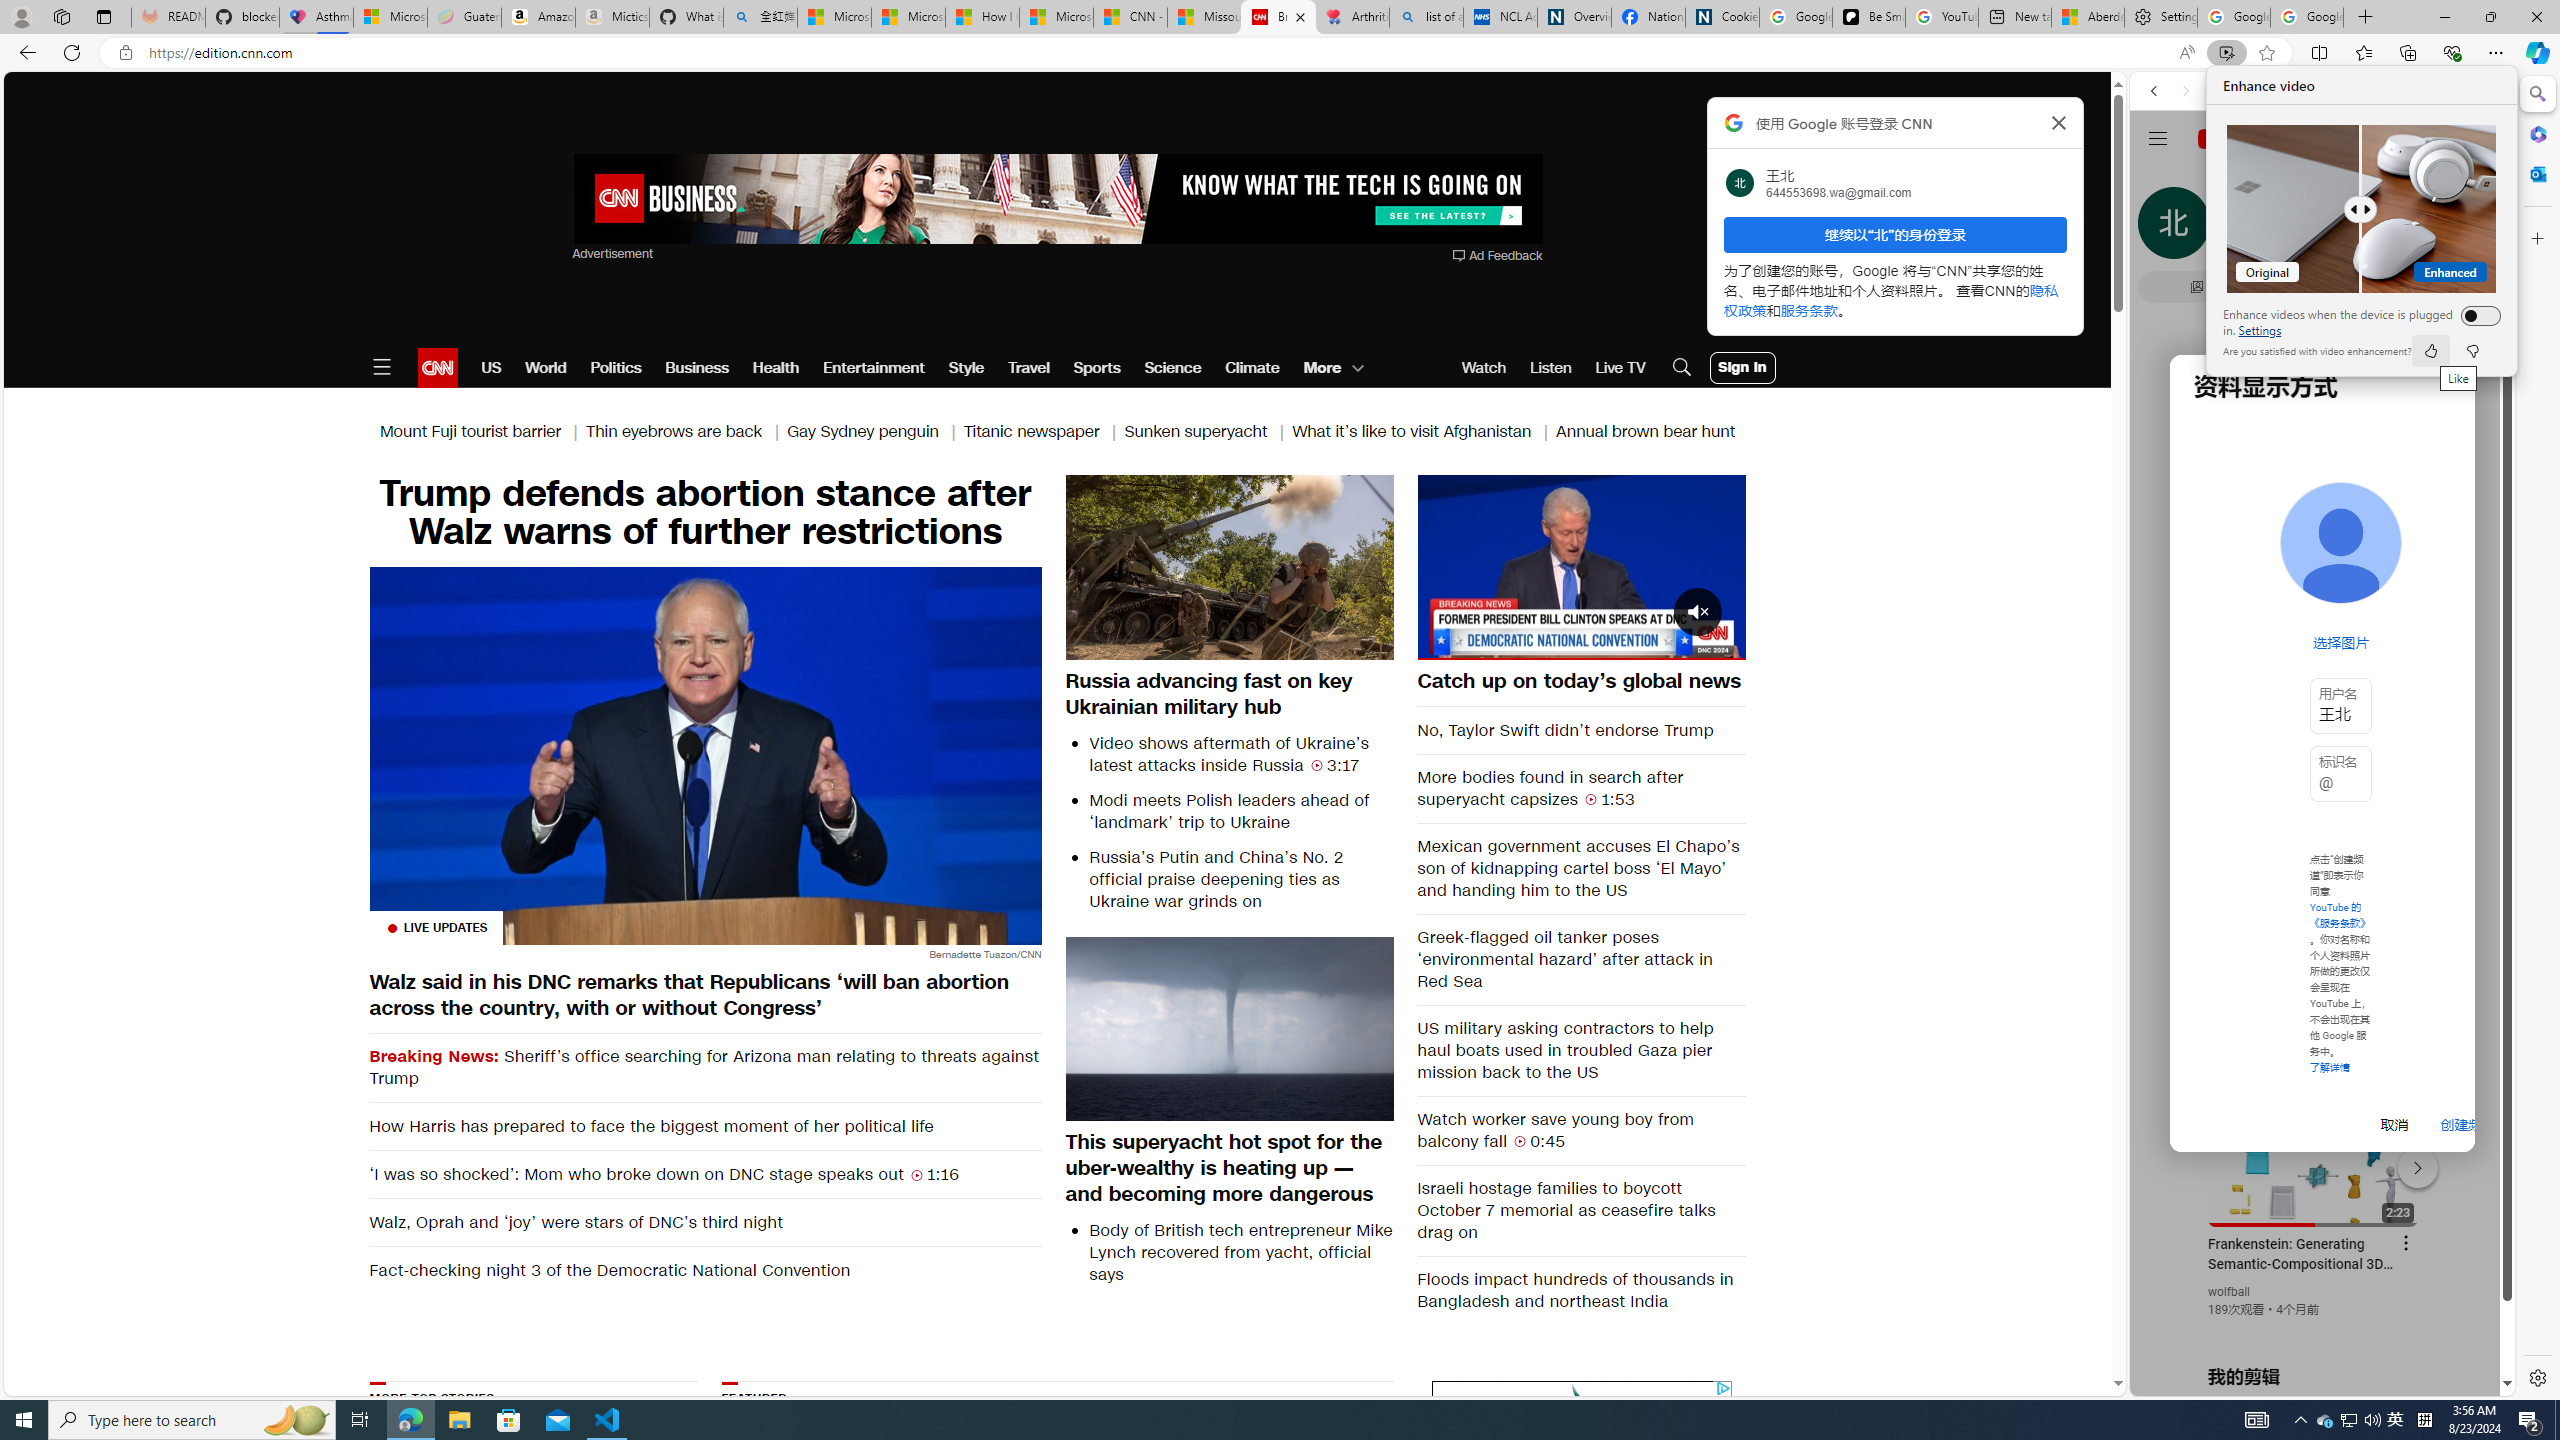 The width and height of the screenshot is (2560, 1440). I want to click on 'Fullscreen', so click(1716, 643).